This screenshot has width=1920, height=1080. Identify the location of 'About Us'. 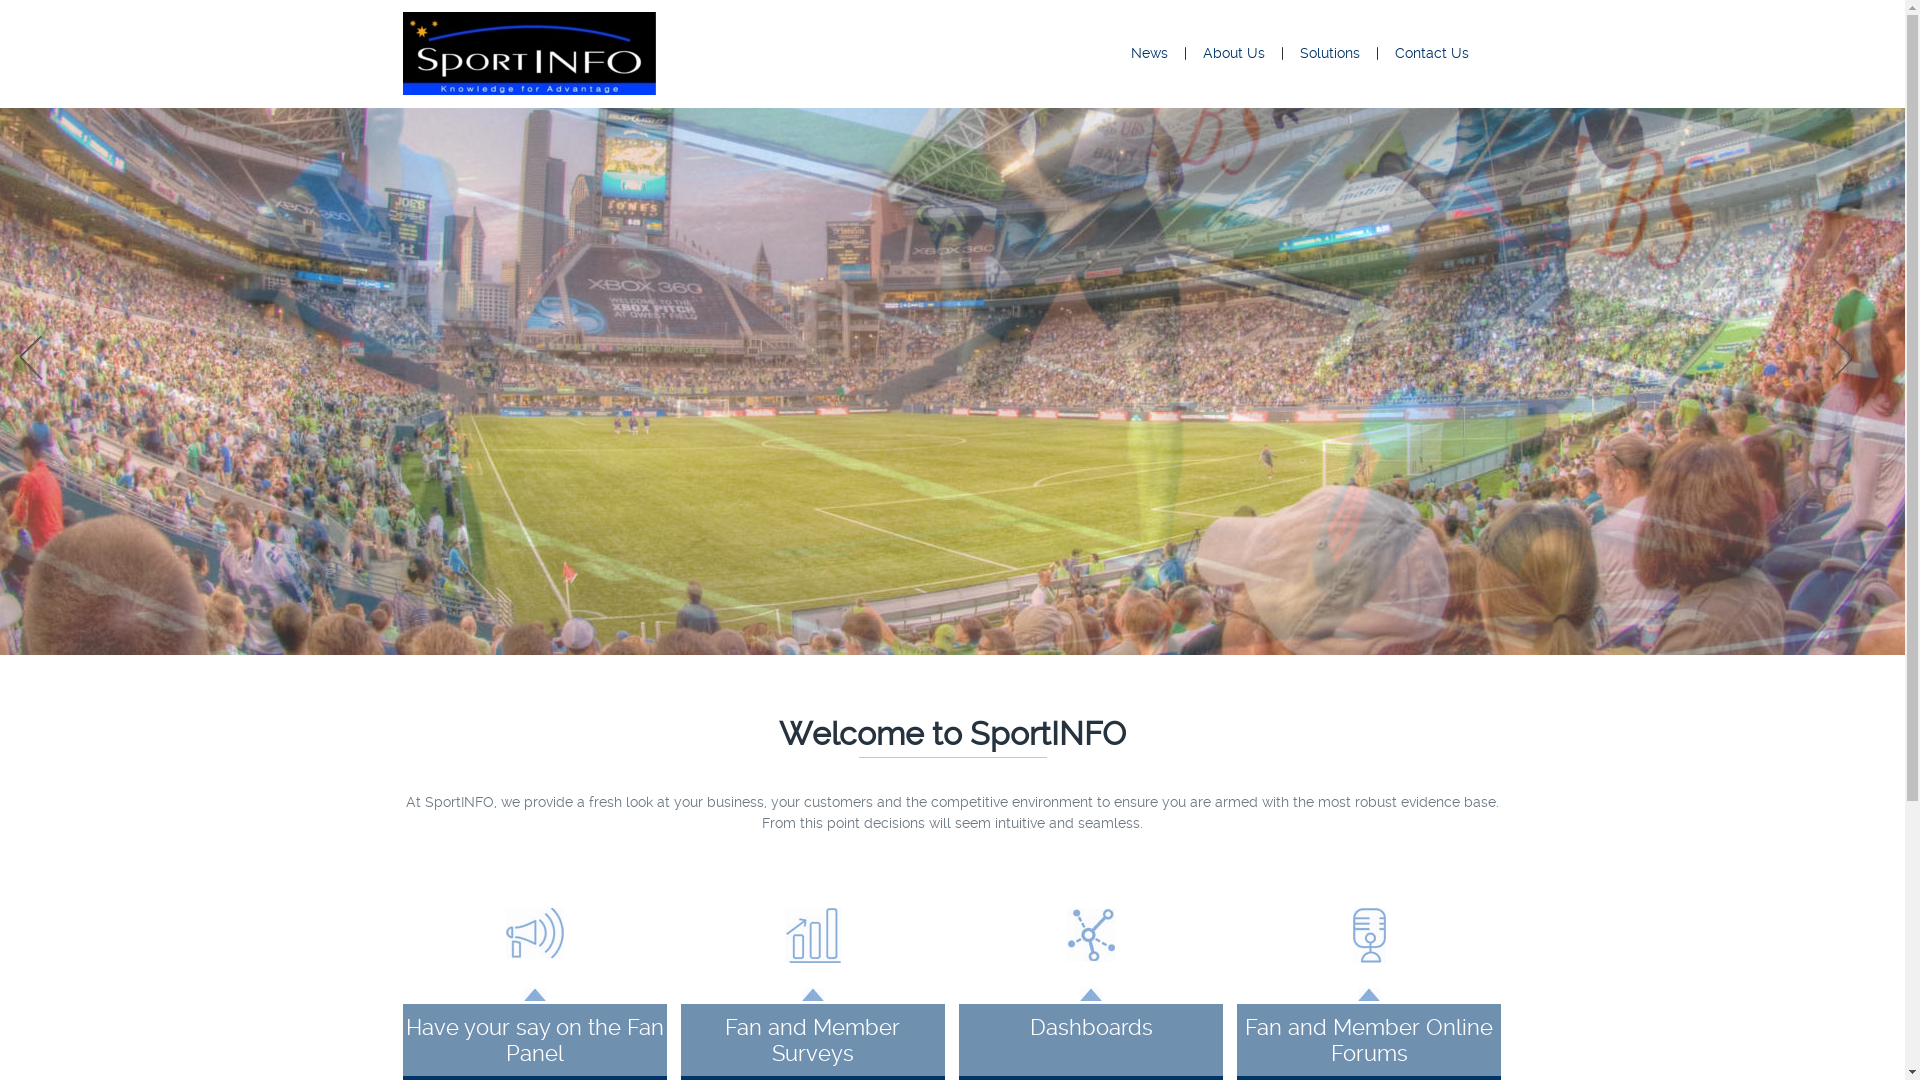
(1232, 52).